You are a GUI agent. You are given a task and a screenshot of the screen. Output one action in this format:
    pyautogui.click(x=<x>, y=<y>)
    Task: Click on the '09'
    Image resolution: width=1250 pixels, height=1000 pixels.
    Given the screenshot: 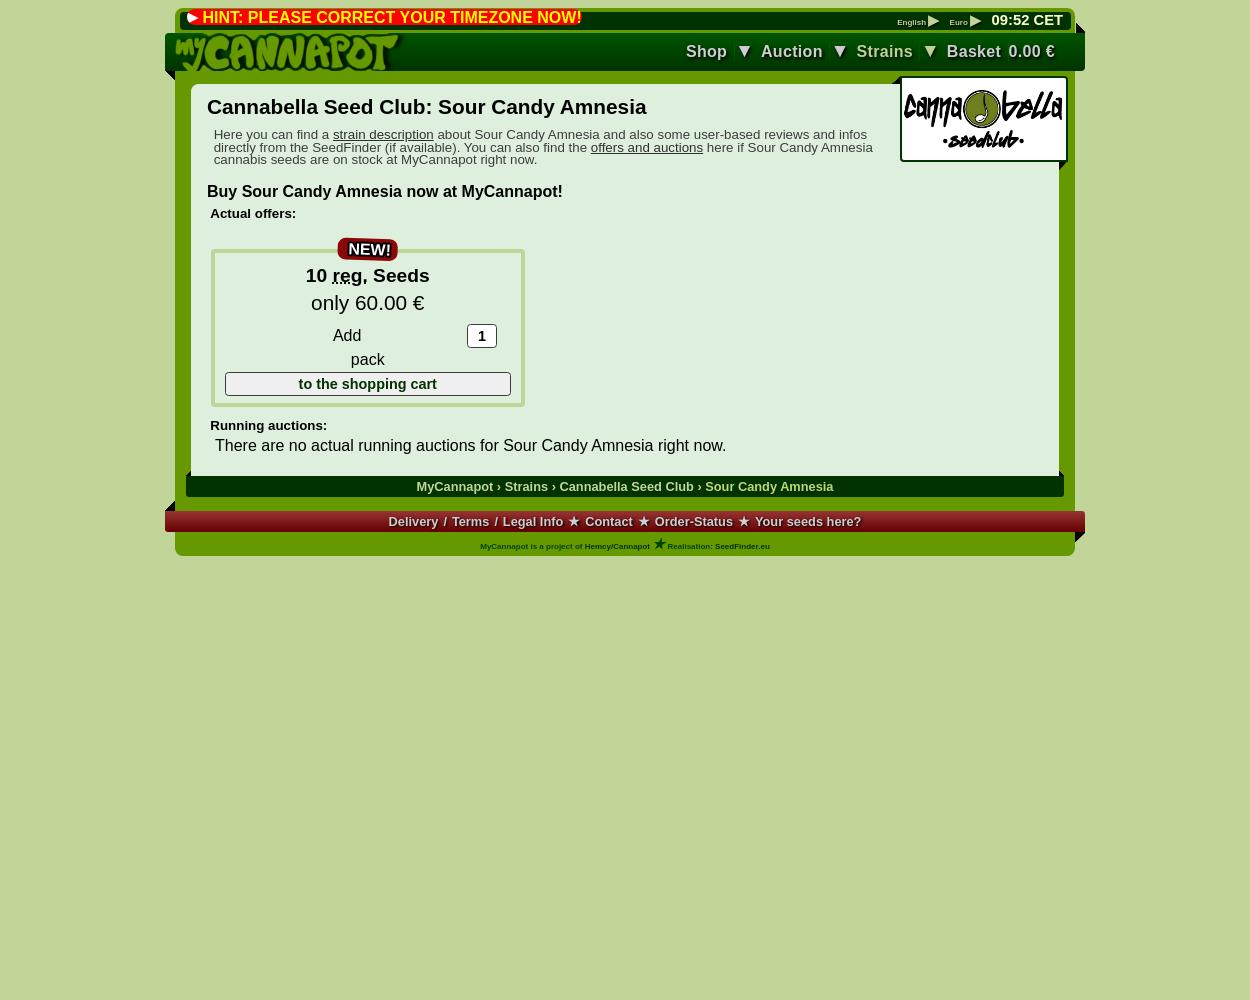 What is the action you would take?
    pyautogui.click(x=998, y=19)
    